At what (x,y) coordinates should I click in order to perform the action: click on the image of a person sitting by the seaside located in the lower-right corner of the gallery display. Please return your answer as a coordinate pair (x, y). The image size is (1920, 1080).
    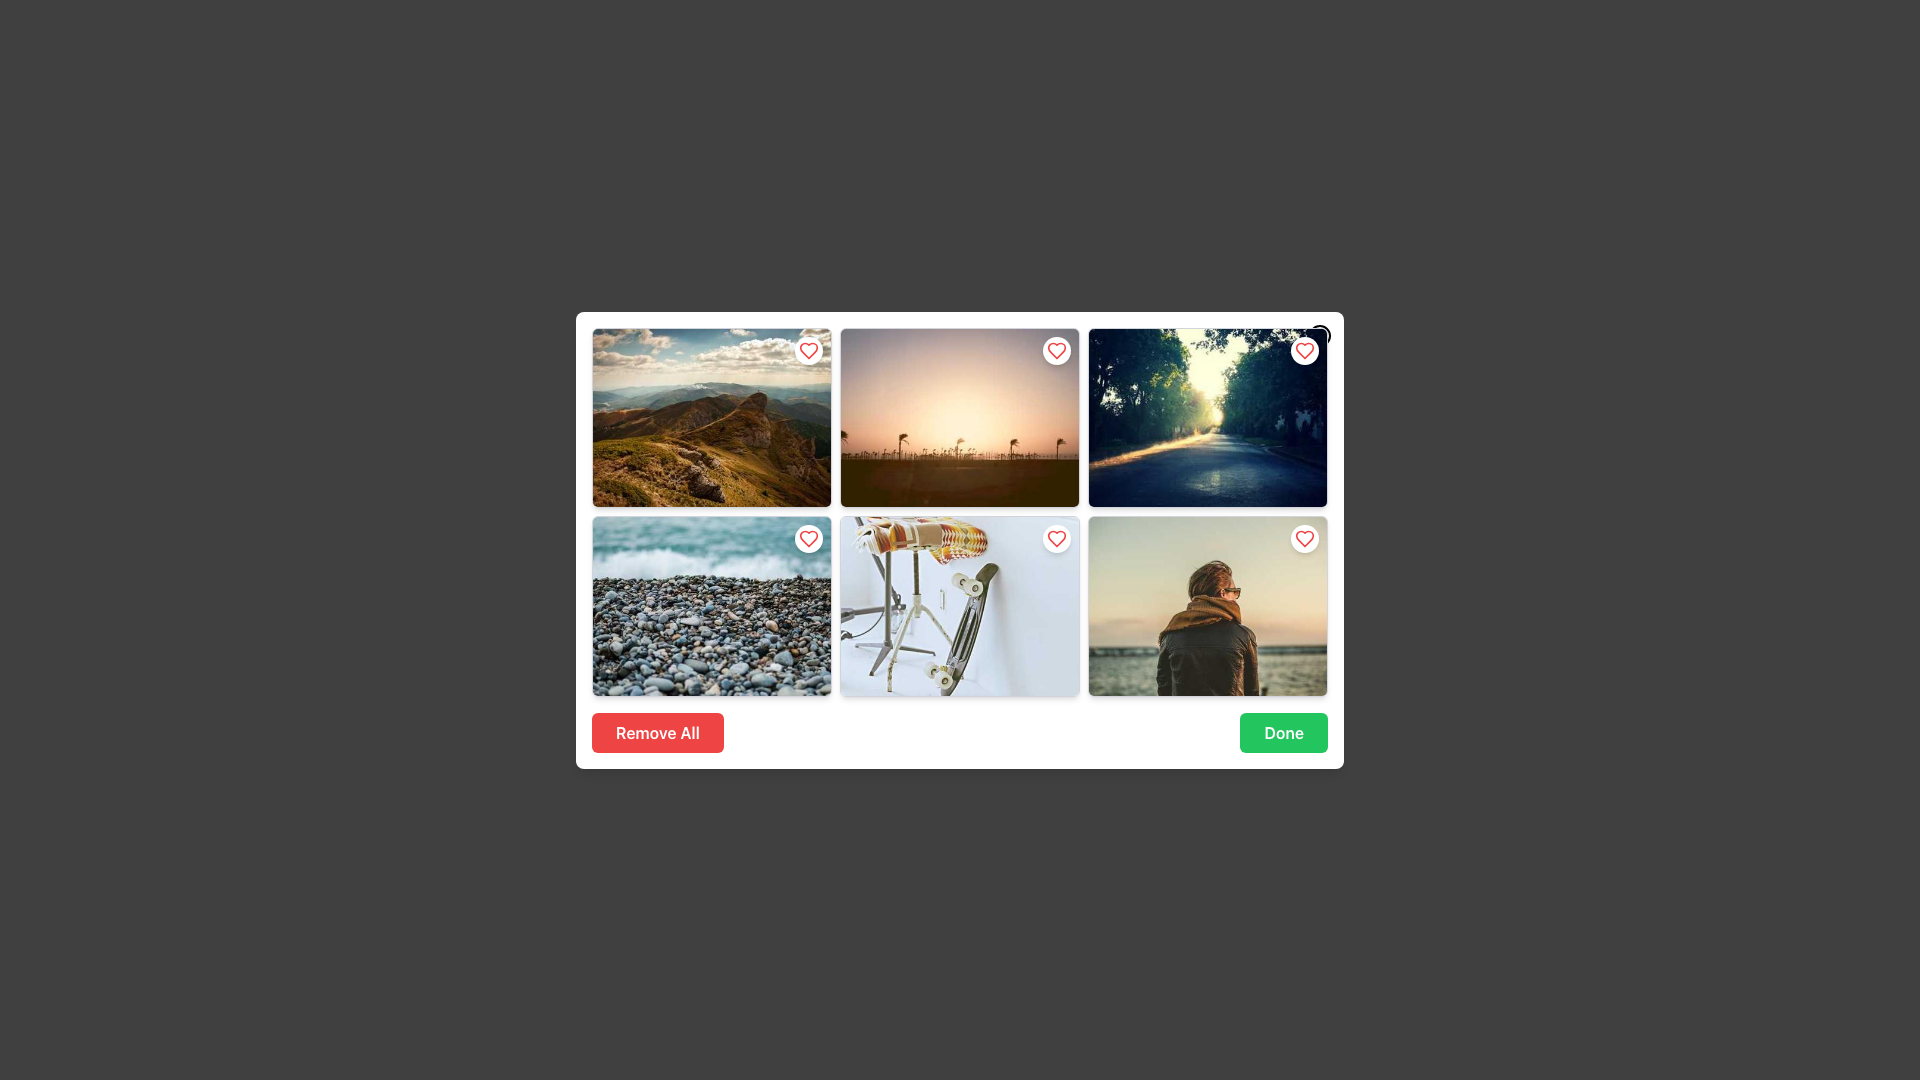
    Looking at the image, I should click on (1207, 604).